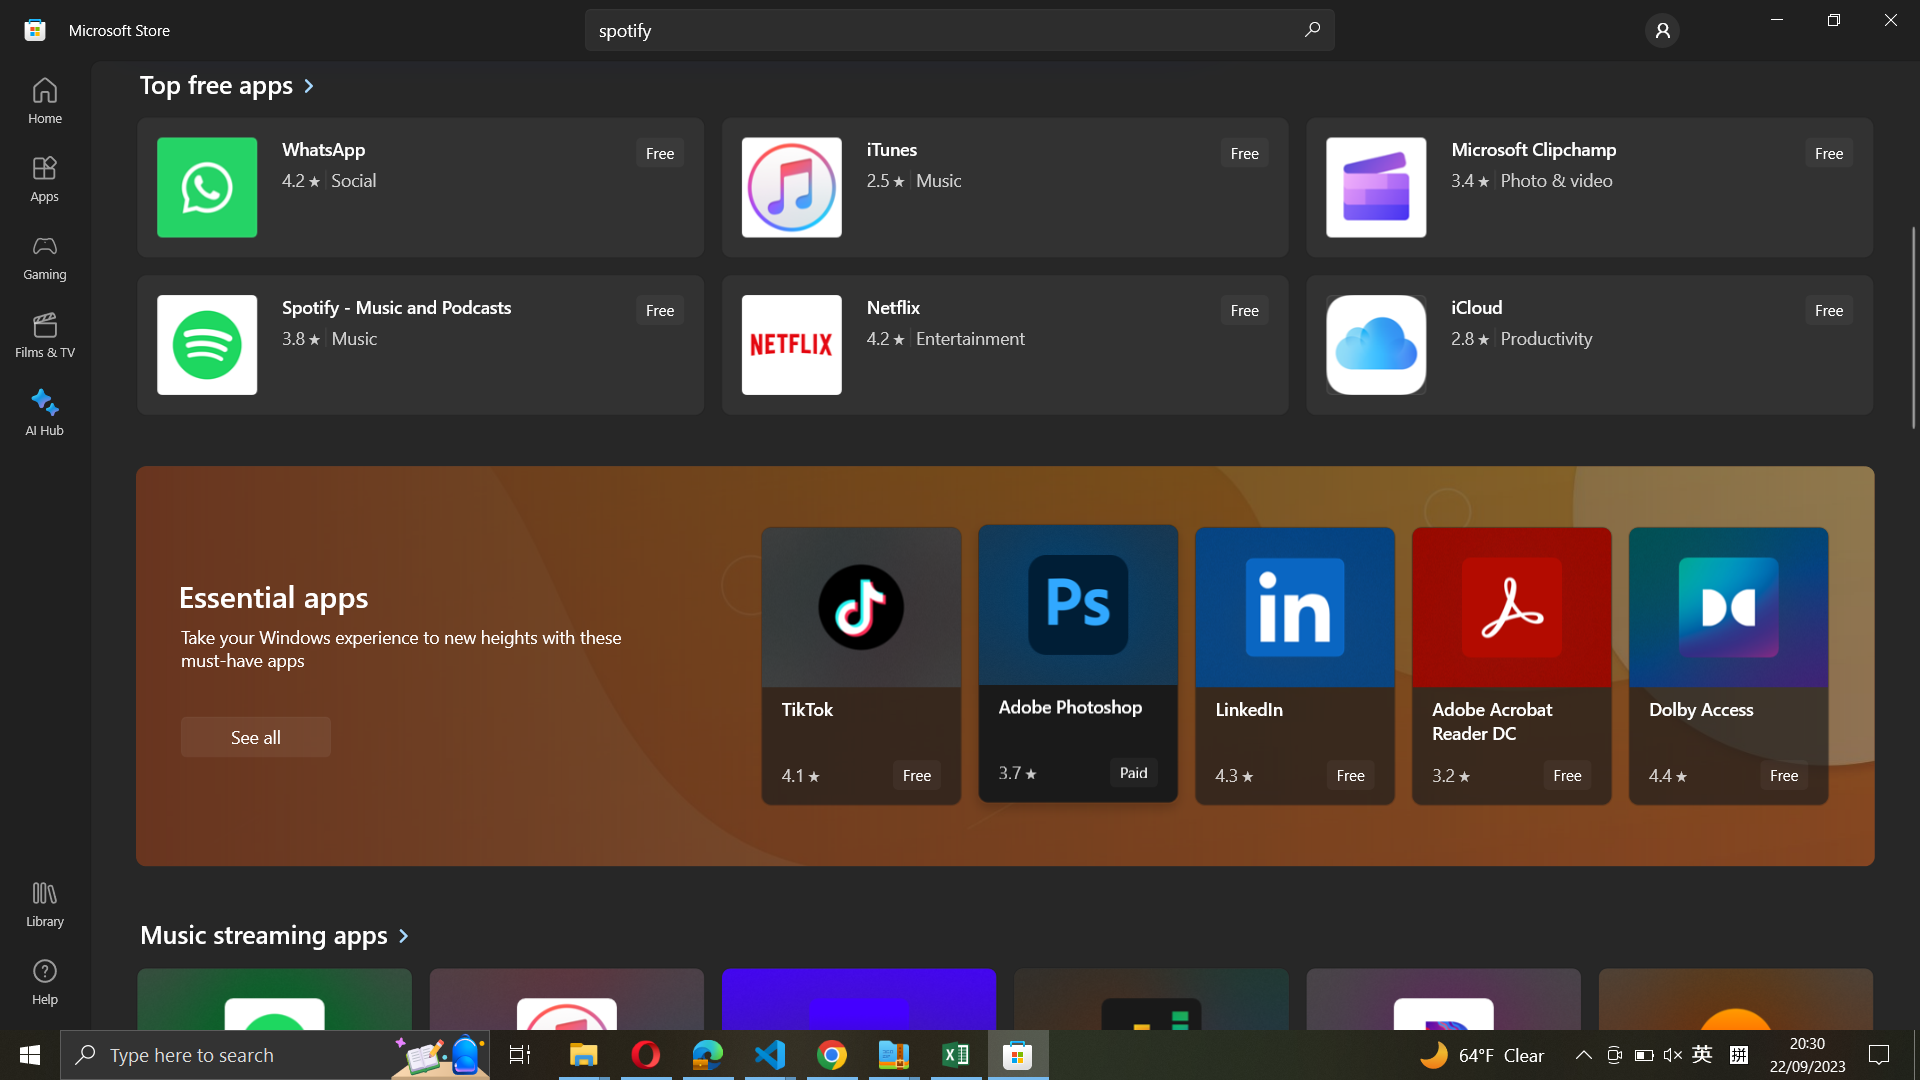 This screenshot has width=1920, height=1080. What do you see at coordinates (44, 980) in the screenshot?
I see `Help function` at bounding box center [44, 980].